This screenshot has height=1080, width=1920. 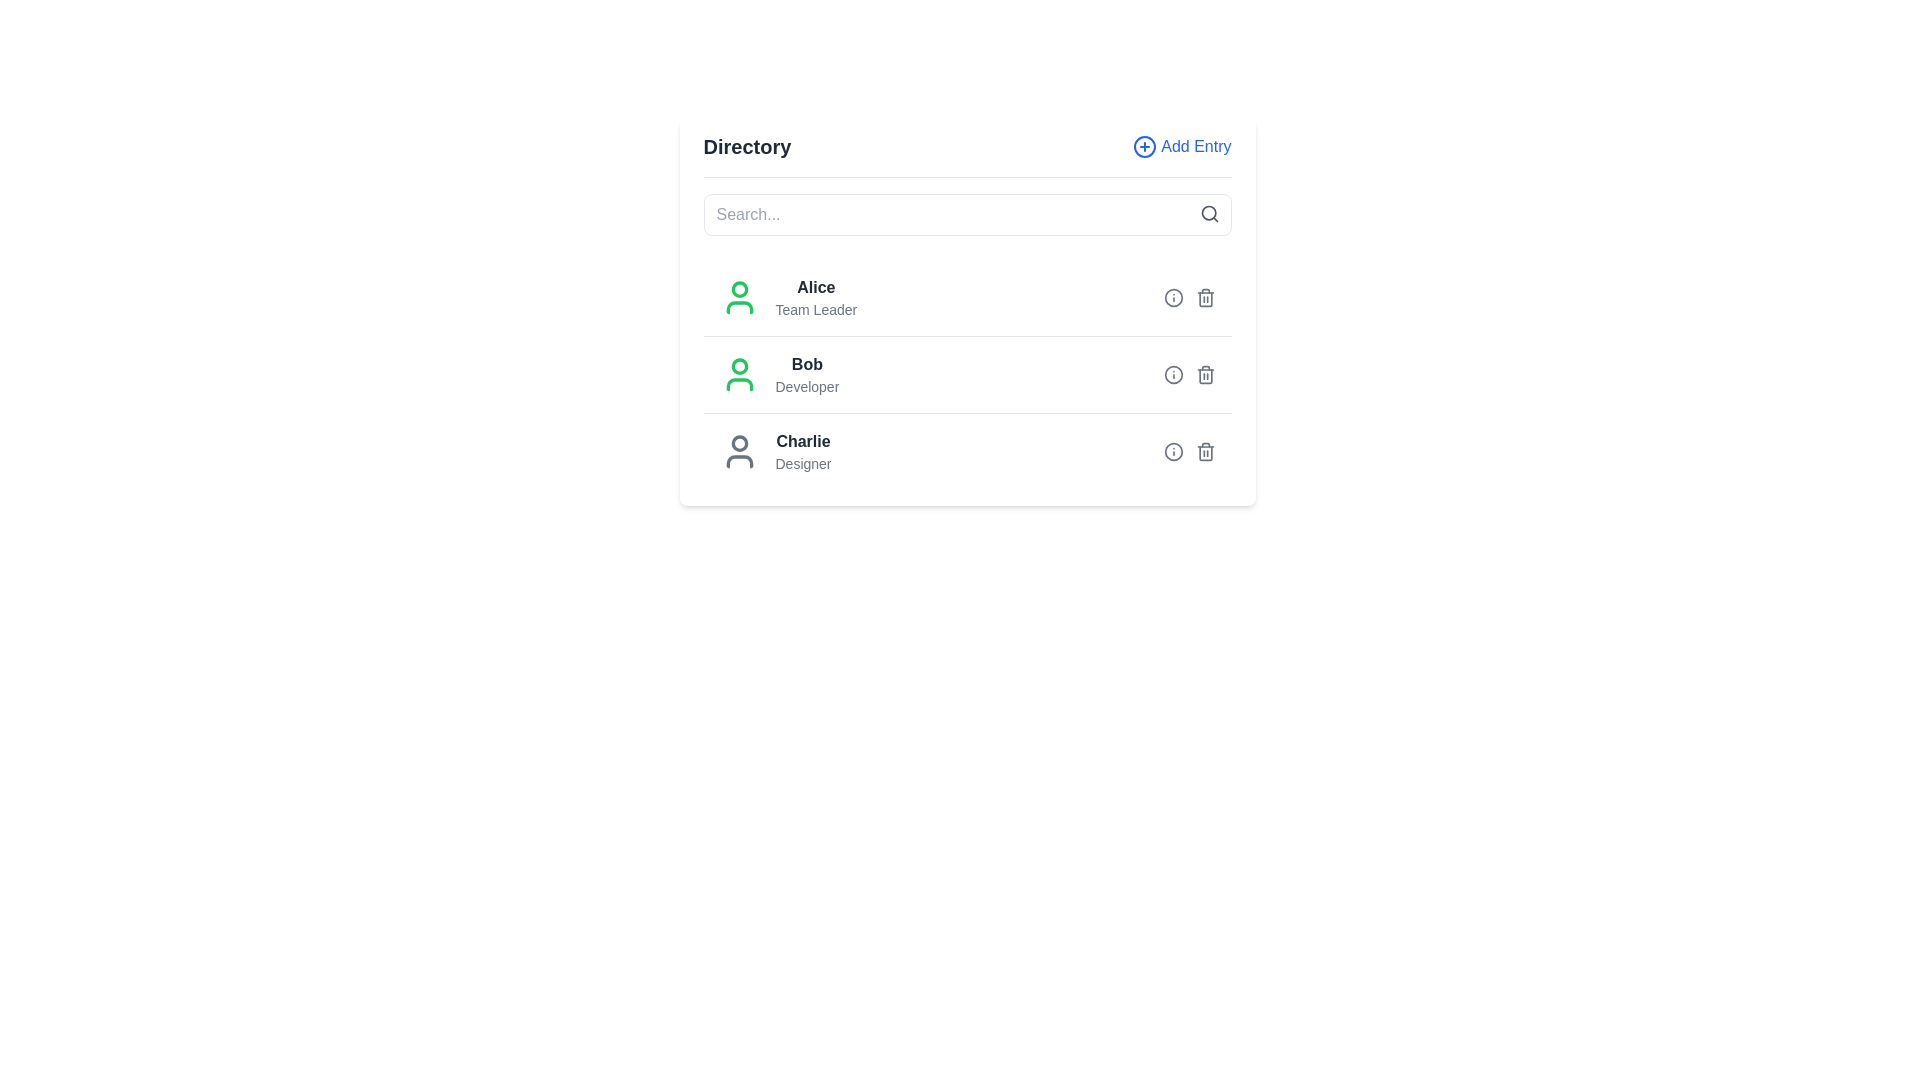 I want to click on the search icon, which is a gray magnifying glass SVG positioned inside the search bar input field, so click(x=1208, y=213).